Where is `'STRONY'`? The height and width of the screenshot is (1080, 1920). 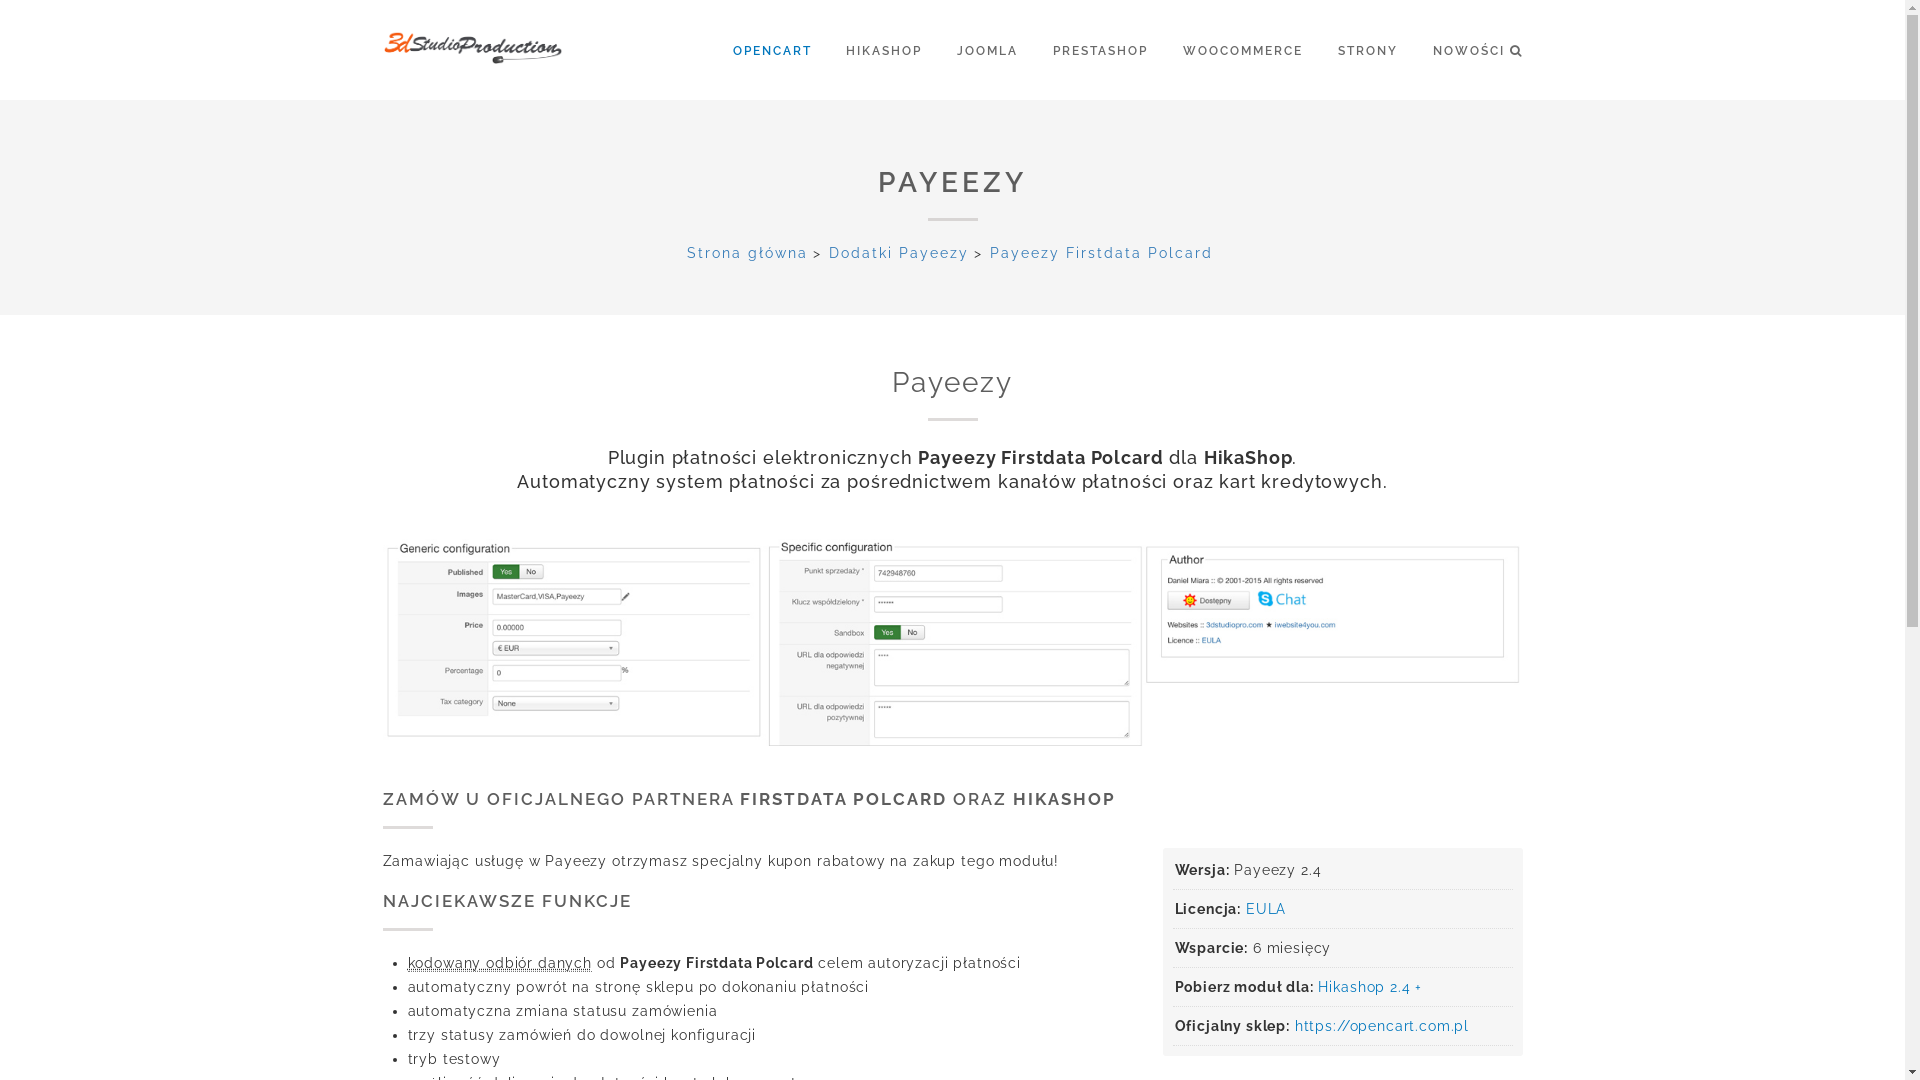
'STRONY' is located at coordinates (1381, 49).